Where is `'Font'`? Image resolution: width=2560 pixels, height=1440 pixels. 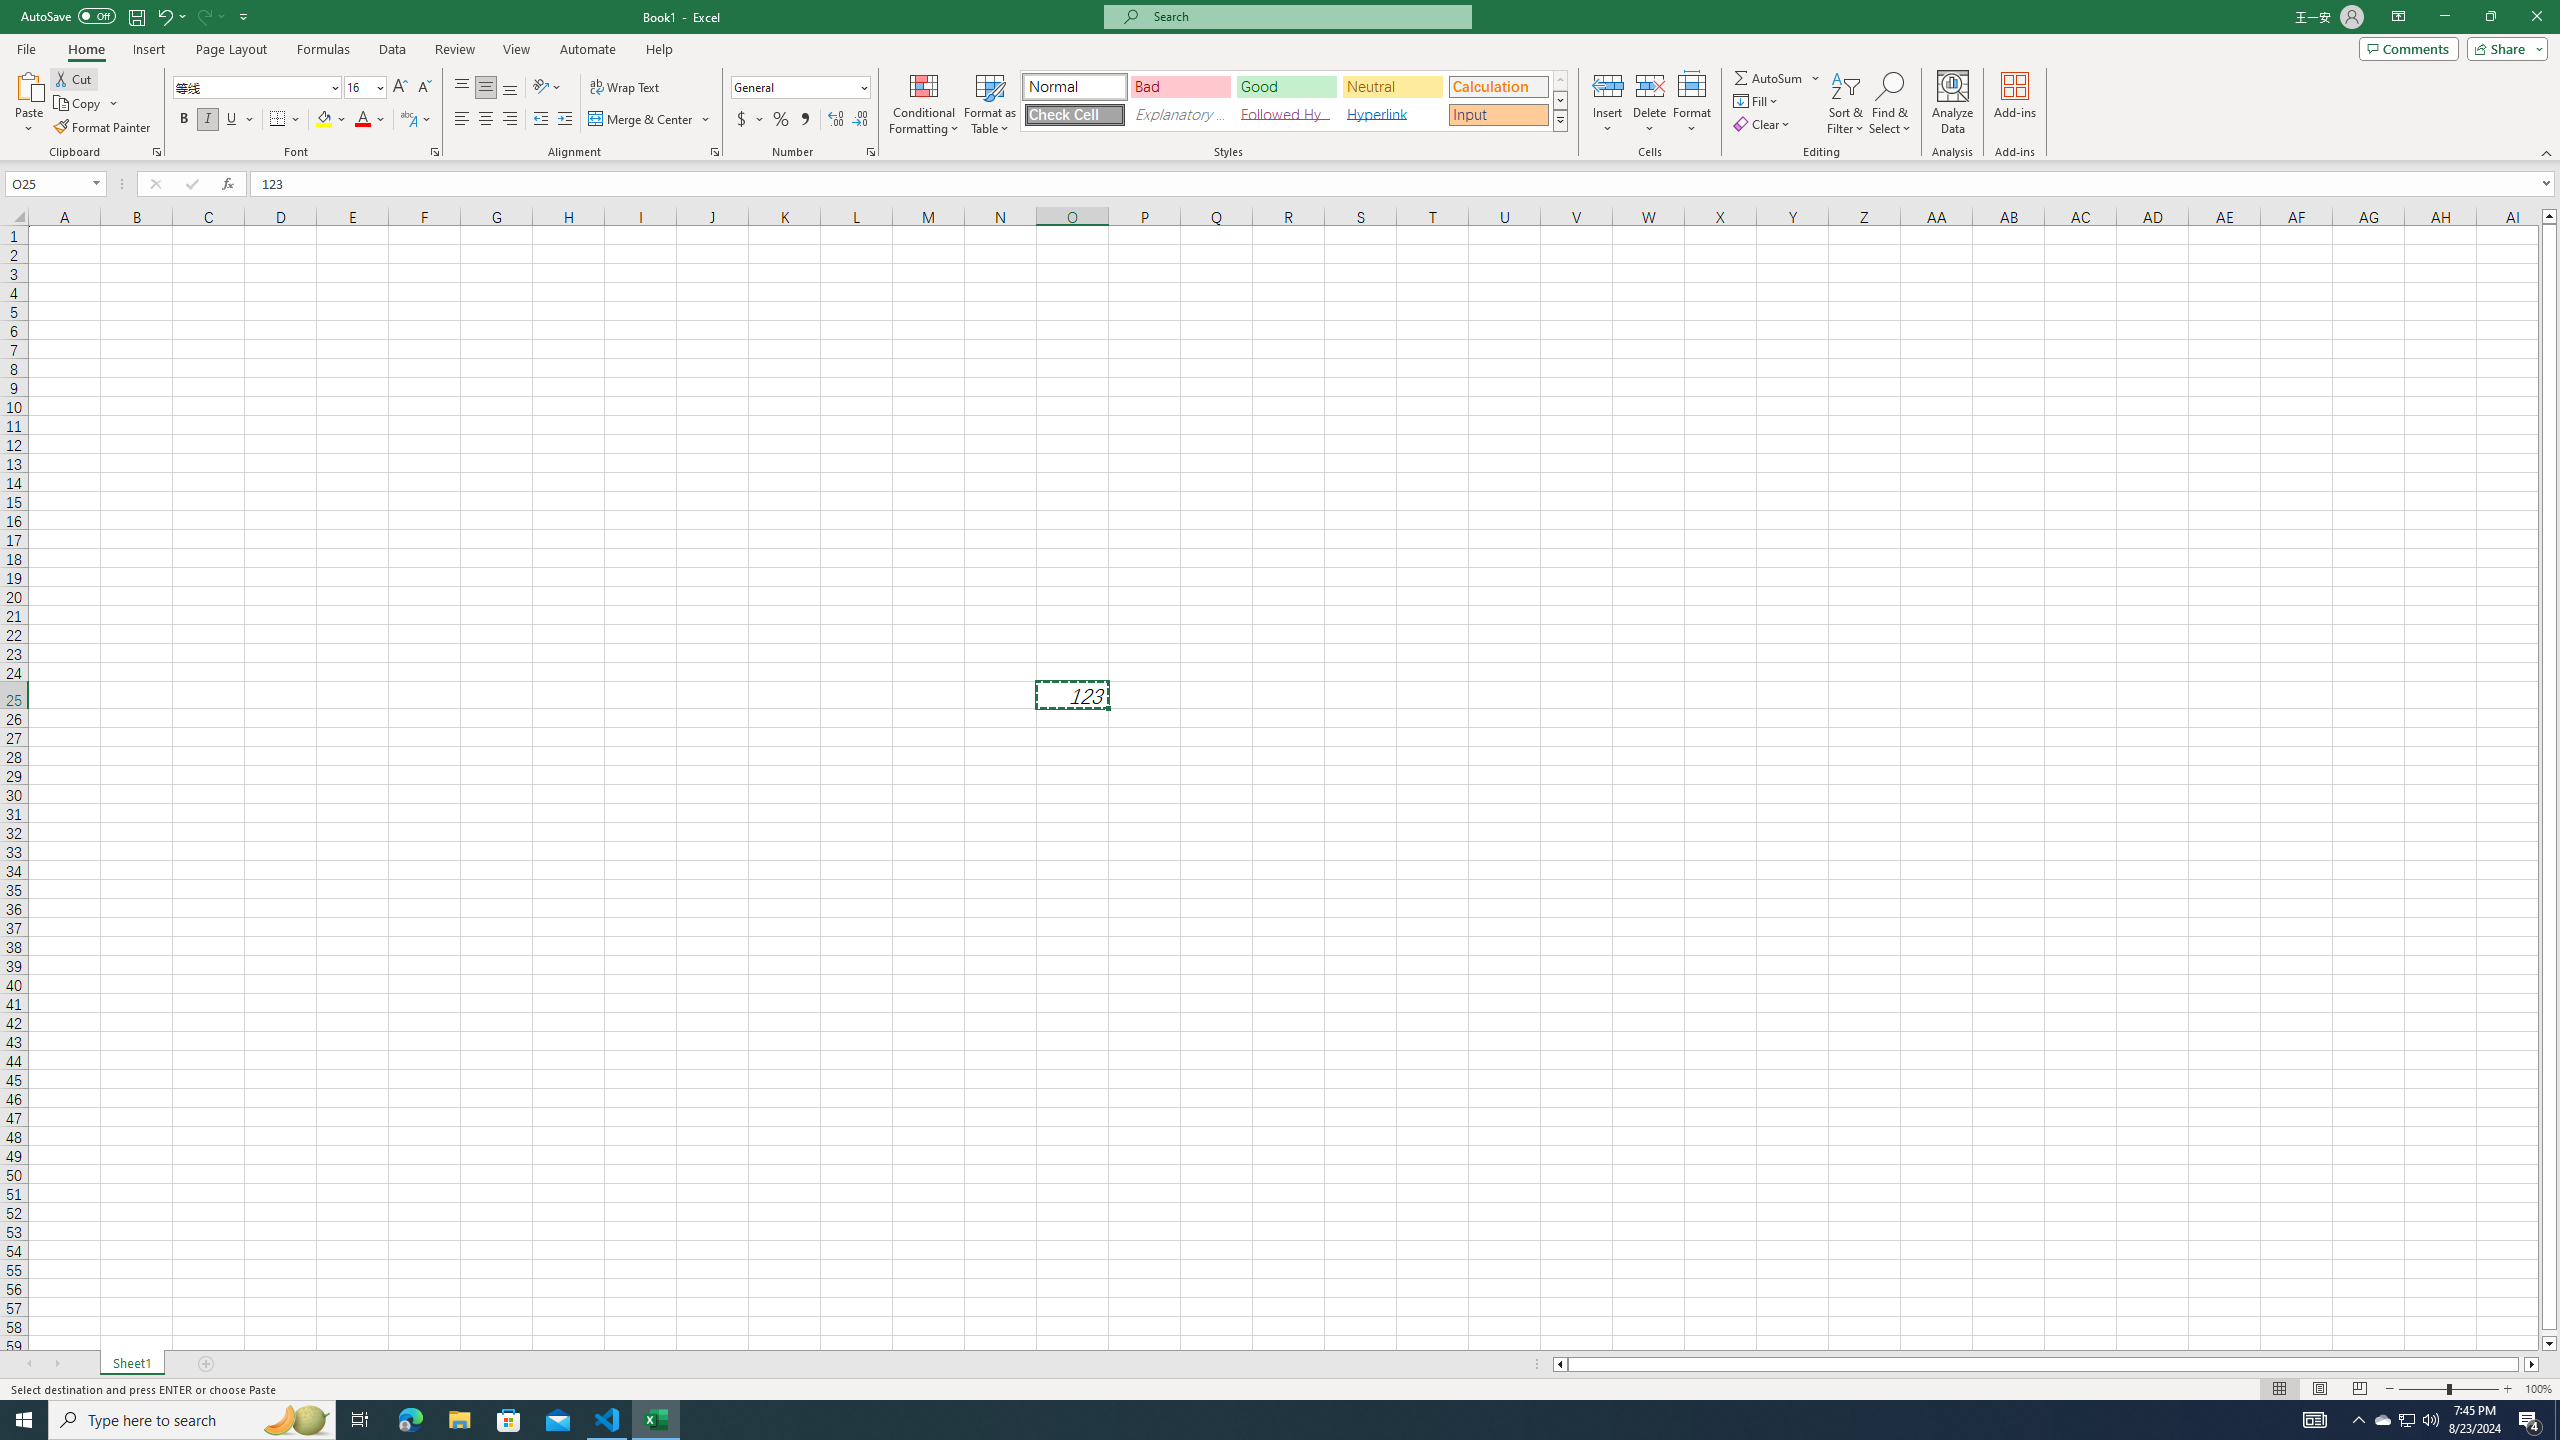 'Font' is located at coordinates (249, 87).